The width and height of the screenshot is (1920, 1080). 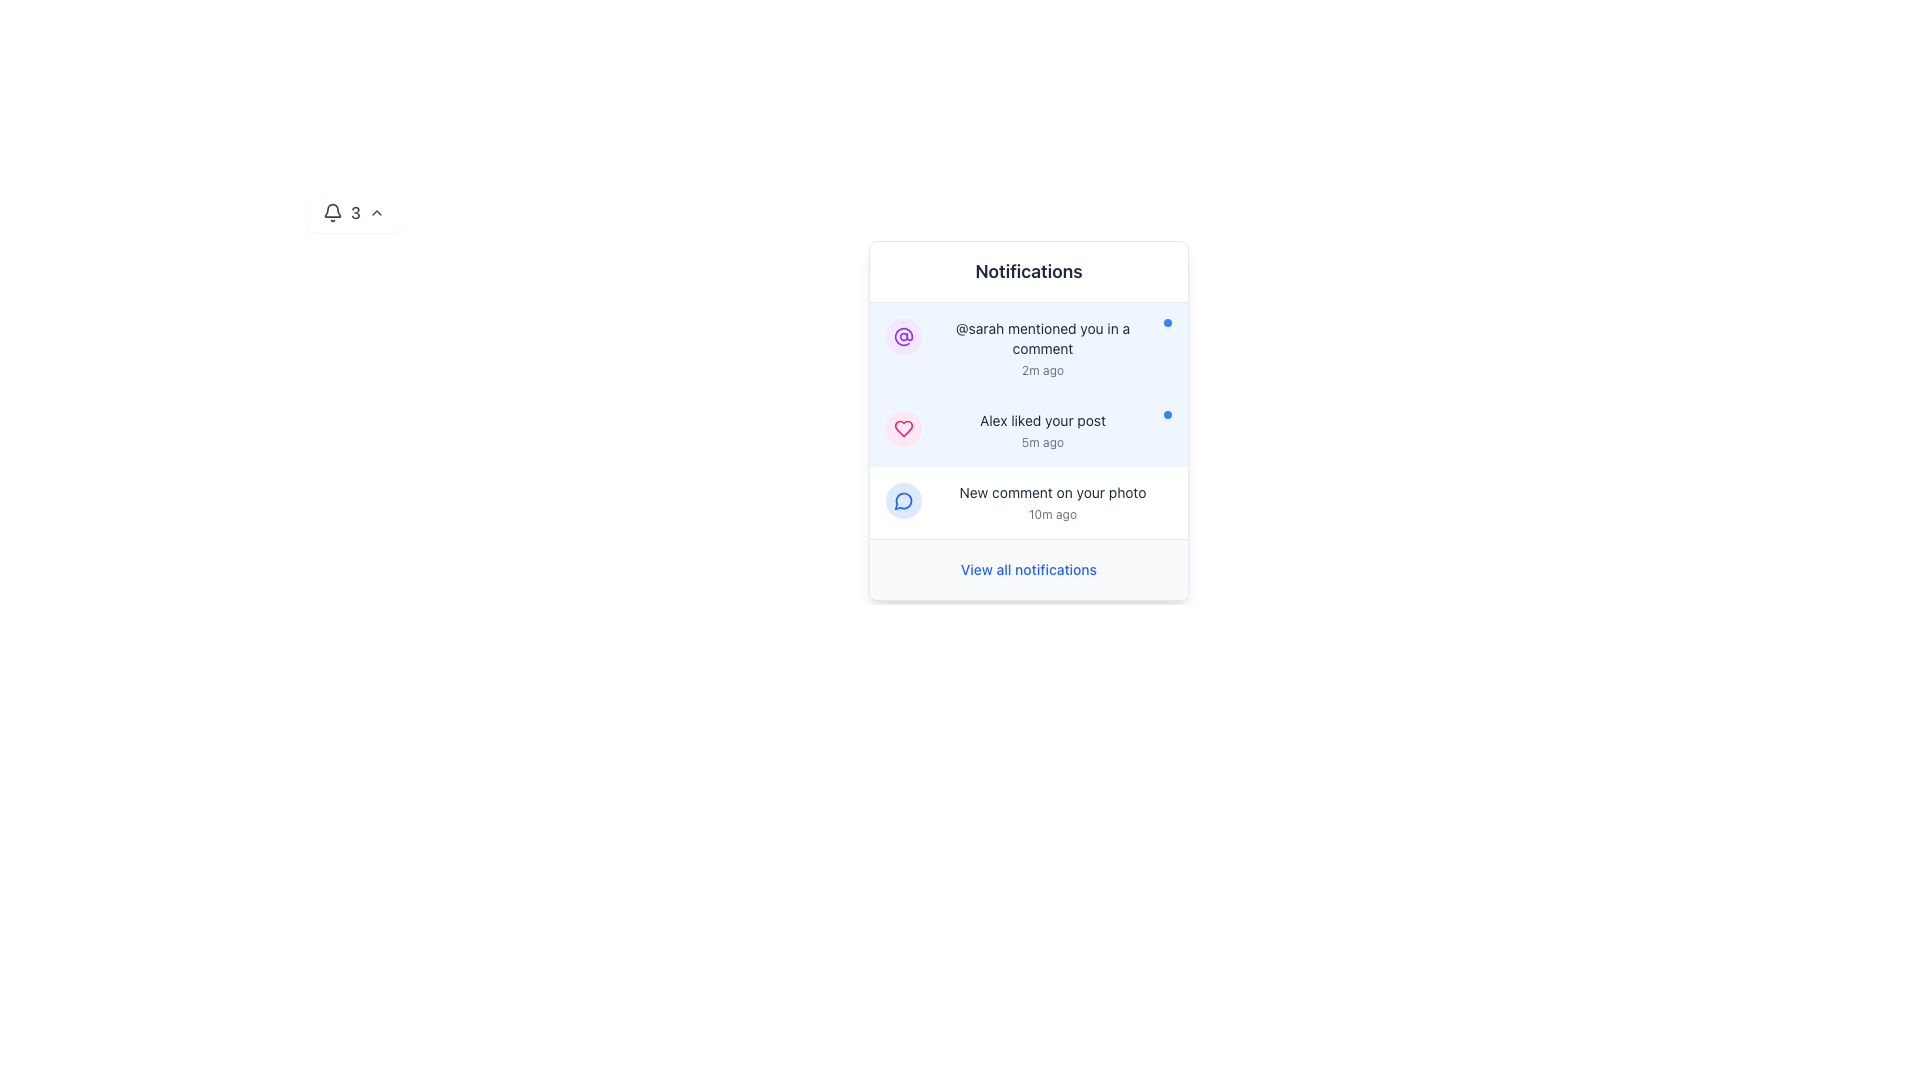 What do you see at coordinates (332, 212) in the screenshot?
I see `the bell icon located on the leftmost side of the horizontal panel, which serves as the activator for the notifications panel` at bounding box center [332, 212].